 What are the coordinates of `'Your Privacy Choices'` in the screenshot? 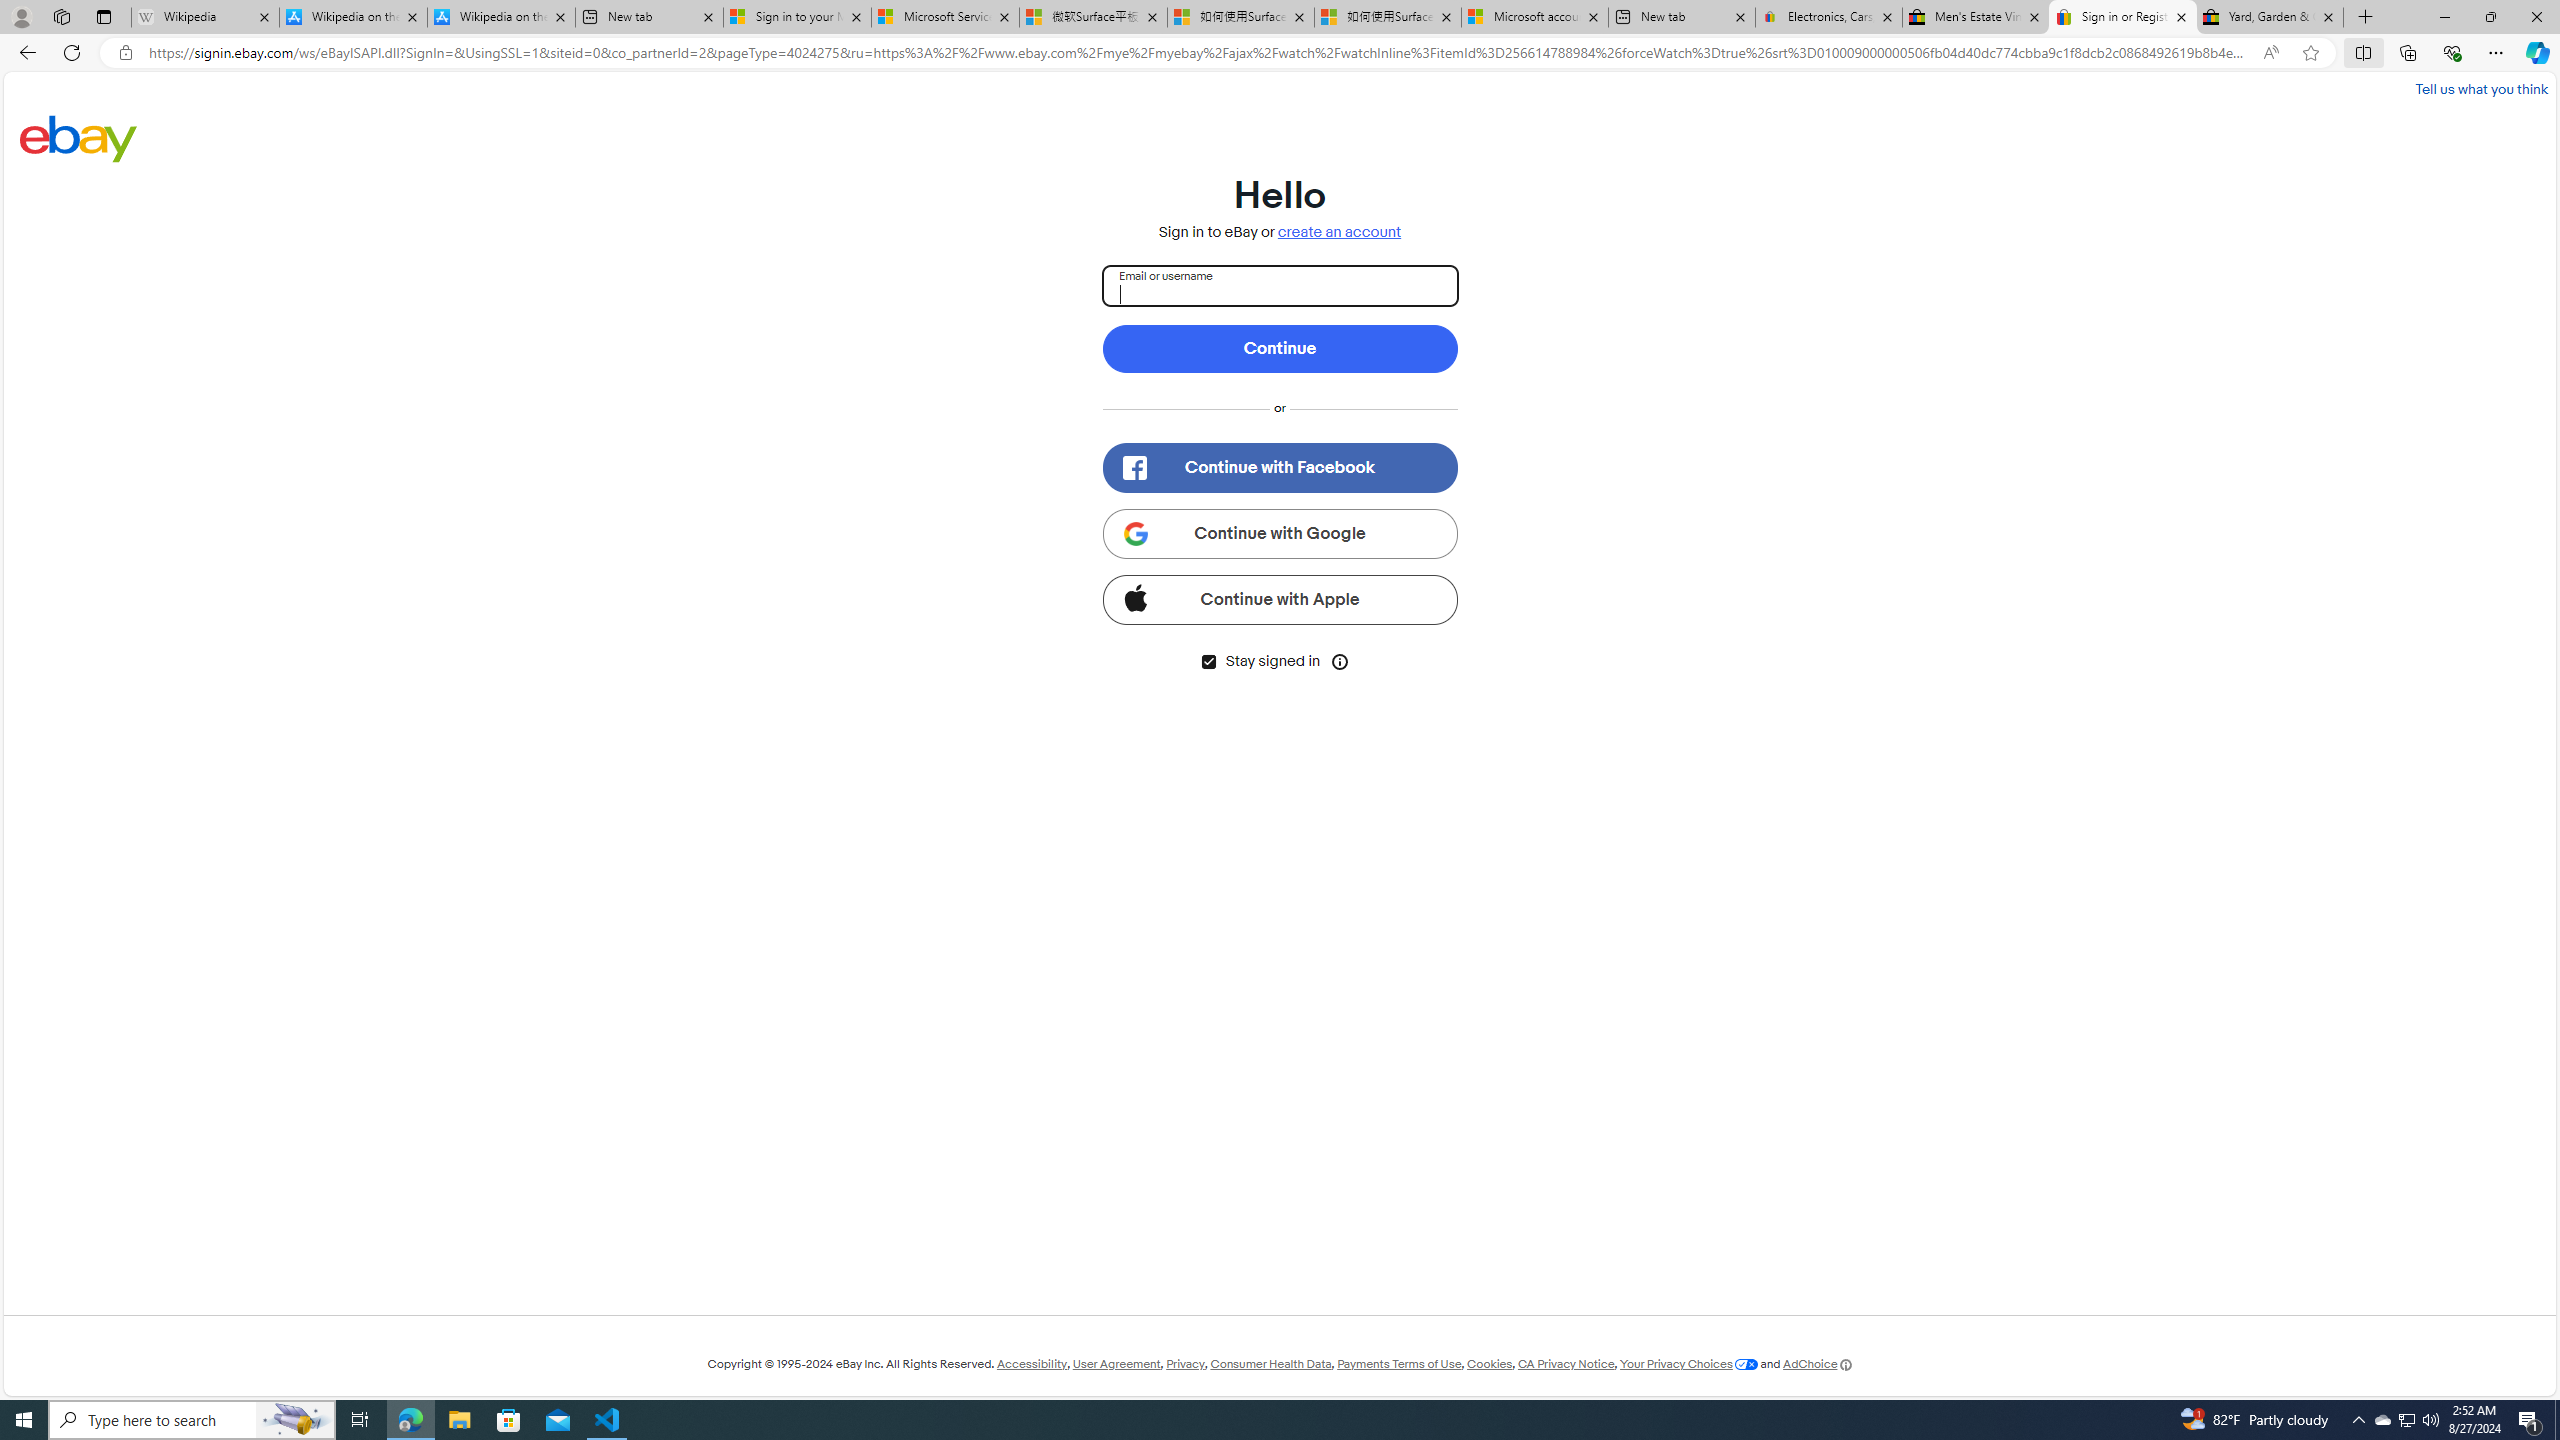 It's located at (1688, 1363).